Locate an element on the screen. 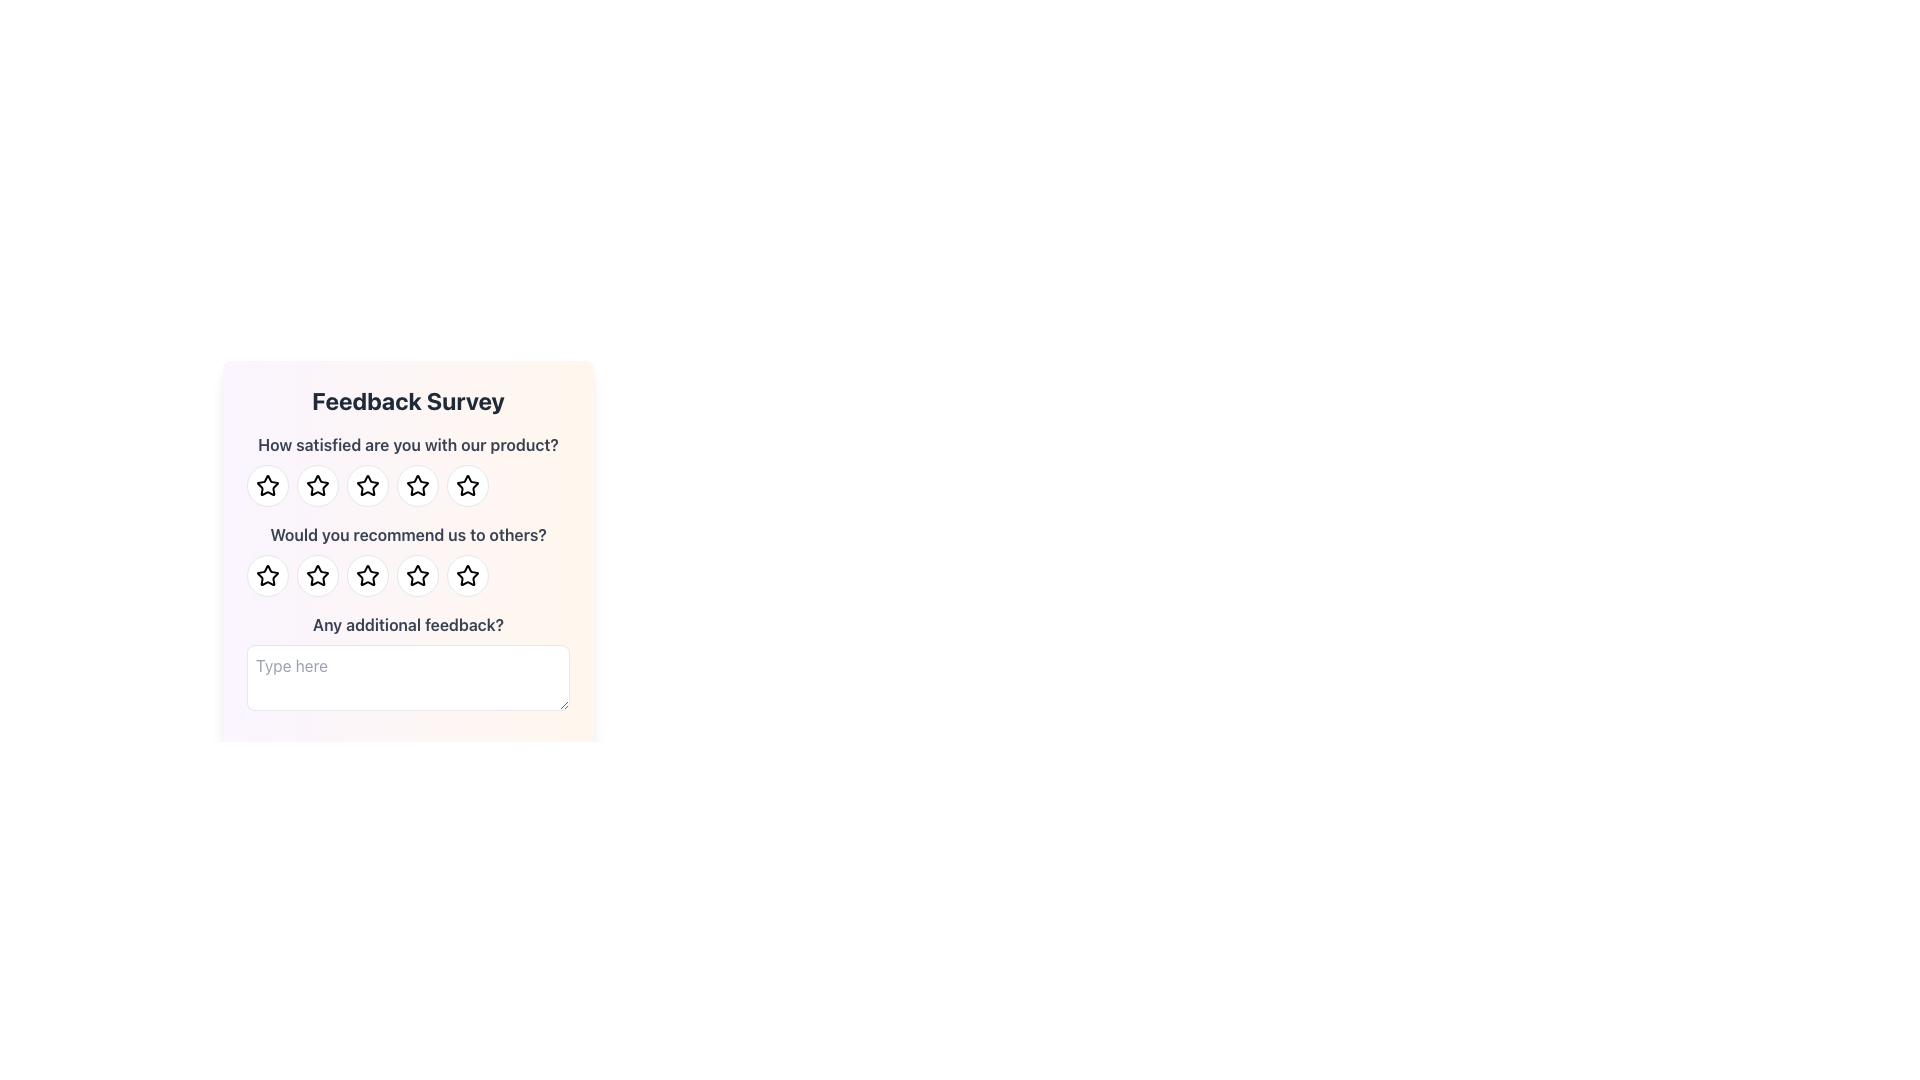 This screenshot has height=1080, width=1920. the third star-shaped rating icon in the first row of the rating scale component under the question 'How satisfied are you with our product?' is located at coordinates (416, 486).